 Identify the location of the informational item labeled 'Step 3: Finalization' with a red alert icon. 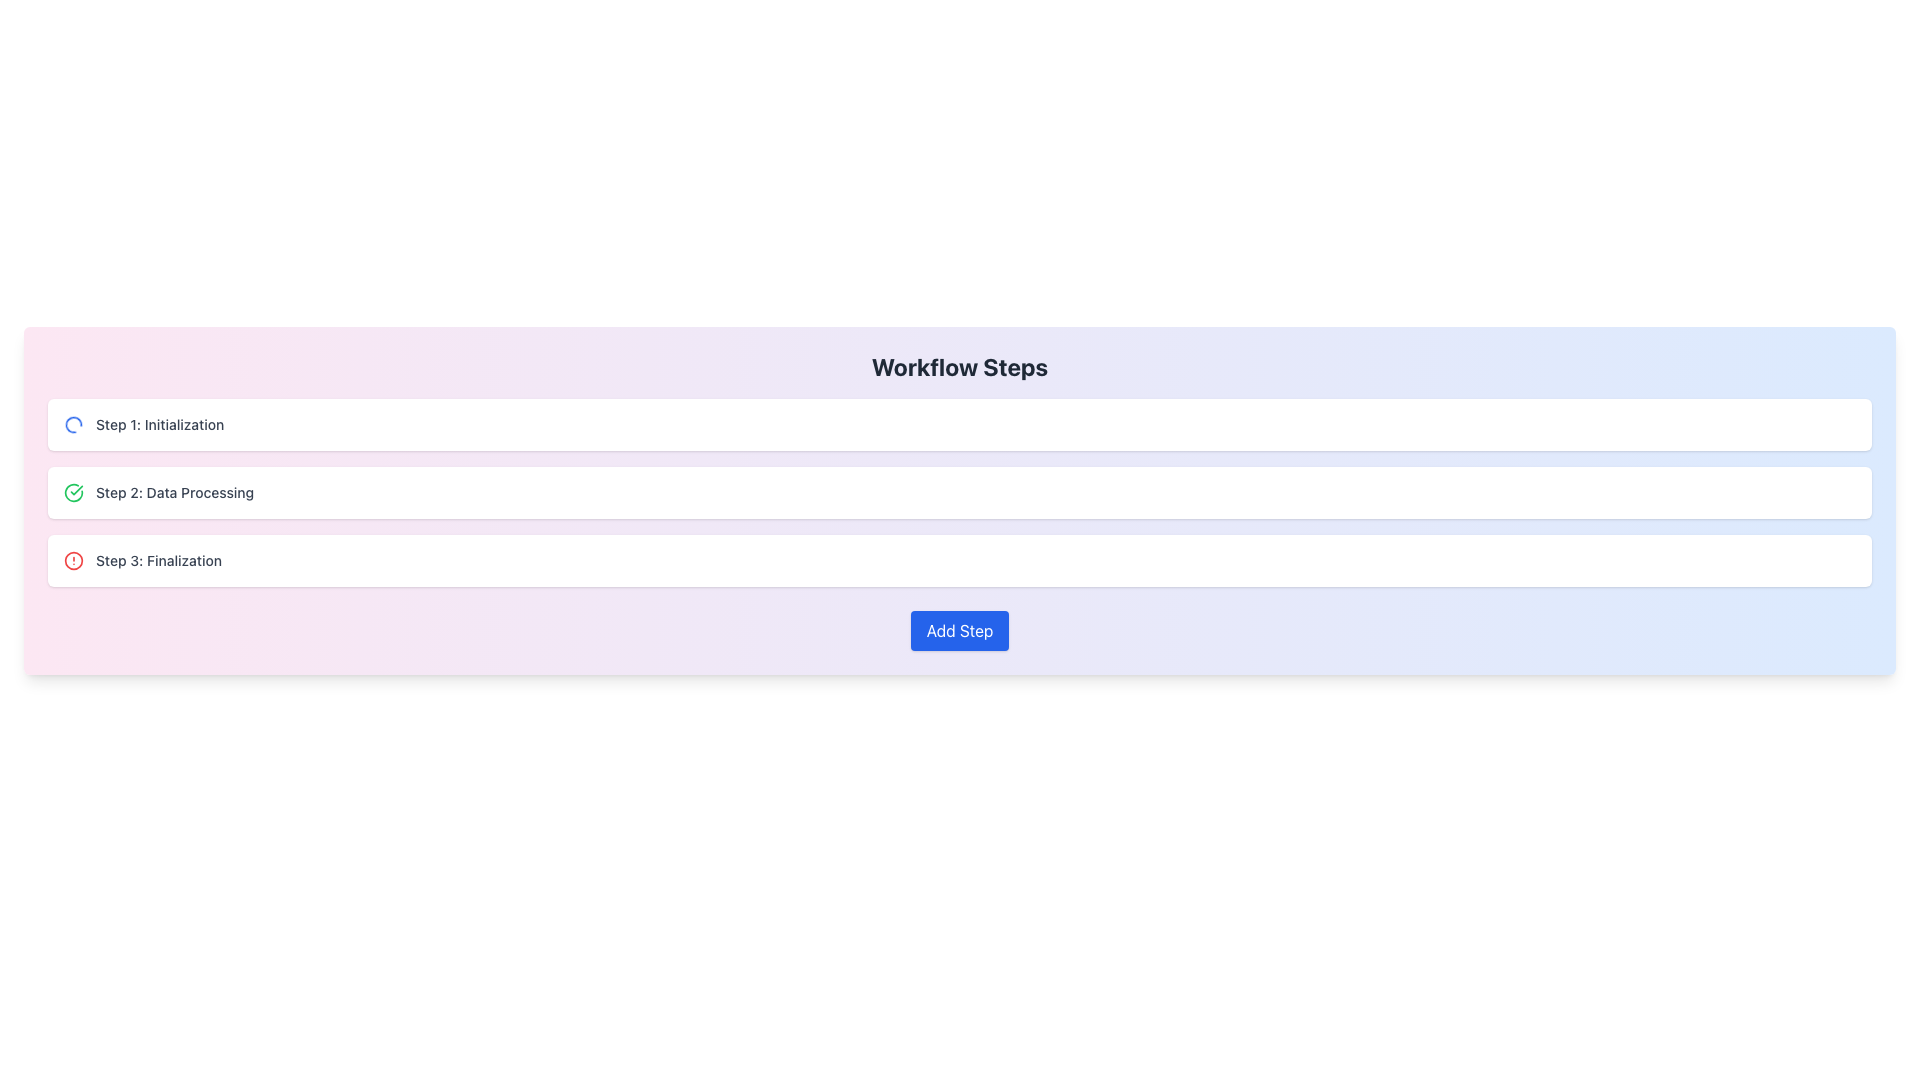
(960, 560).